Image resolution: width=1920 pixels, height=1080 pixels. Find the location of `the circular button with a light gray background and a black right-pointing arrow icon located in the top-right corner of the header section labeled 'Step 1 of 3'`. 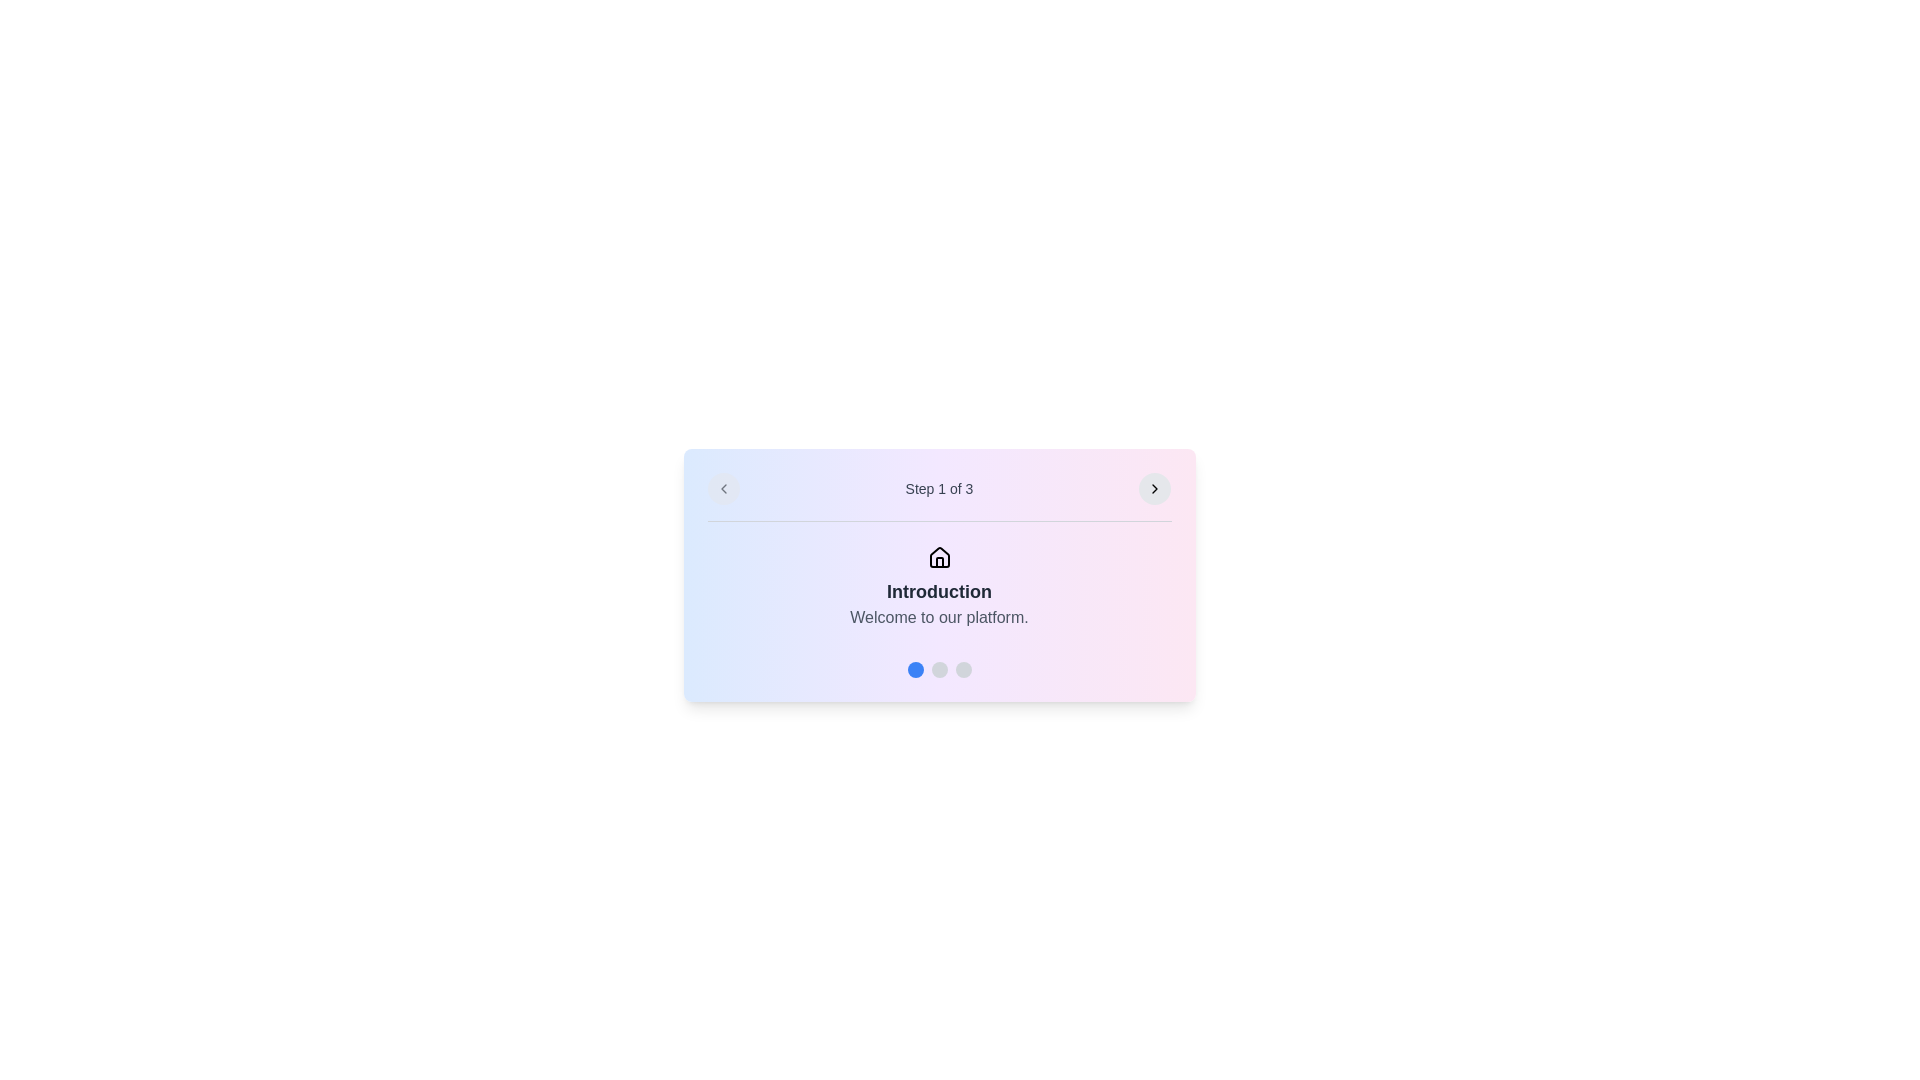

the circular button with a light gray background and a black right-pointing arrow icon located in the top-right corner of the header section labeled 'Step 1 of 3' is located at coordinates (1155, 489).